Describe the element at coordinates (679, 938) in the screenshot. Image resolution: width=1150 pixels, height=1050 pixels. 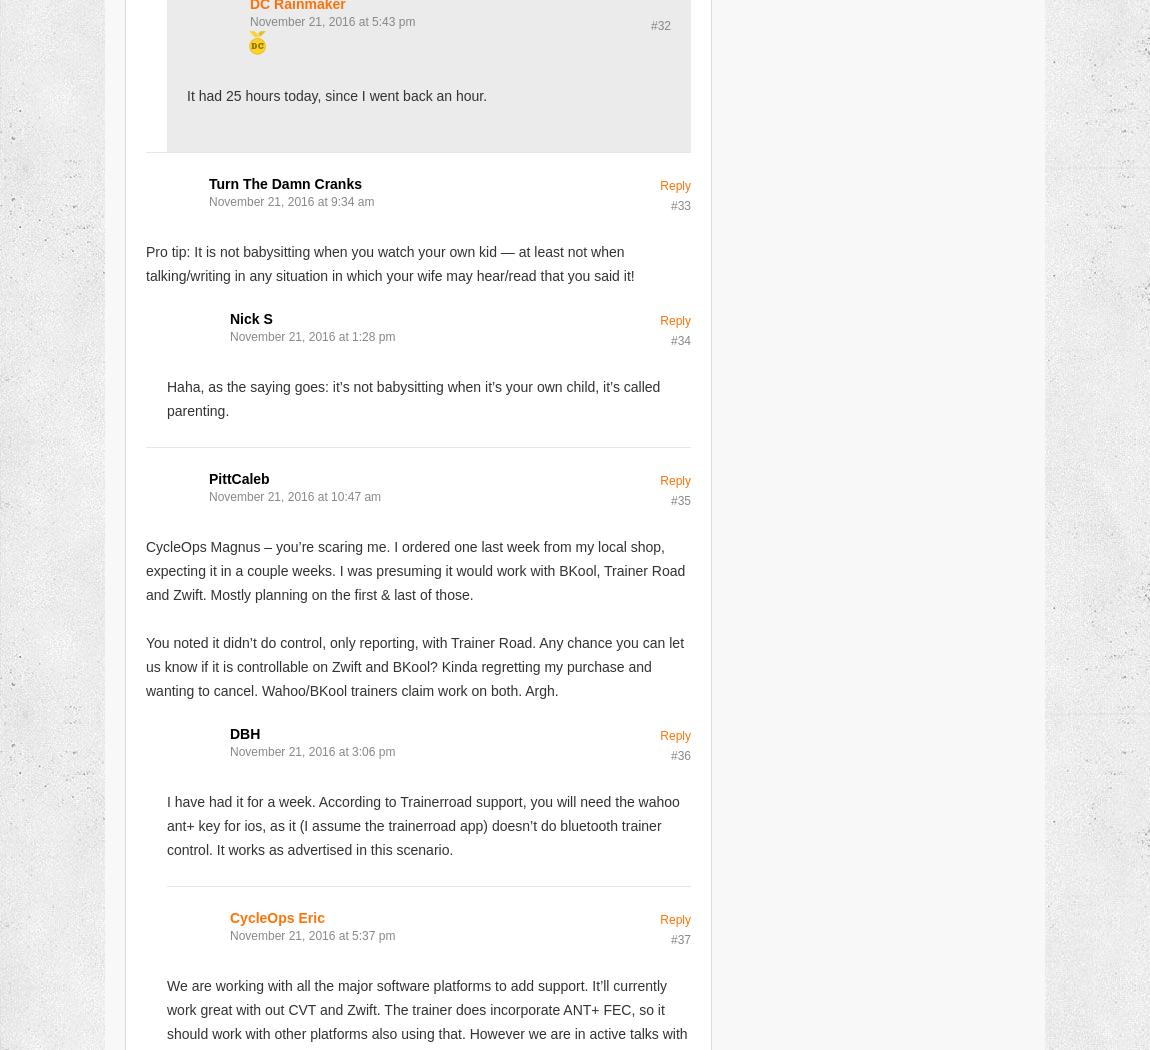
I see `'#37'` at that location.